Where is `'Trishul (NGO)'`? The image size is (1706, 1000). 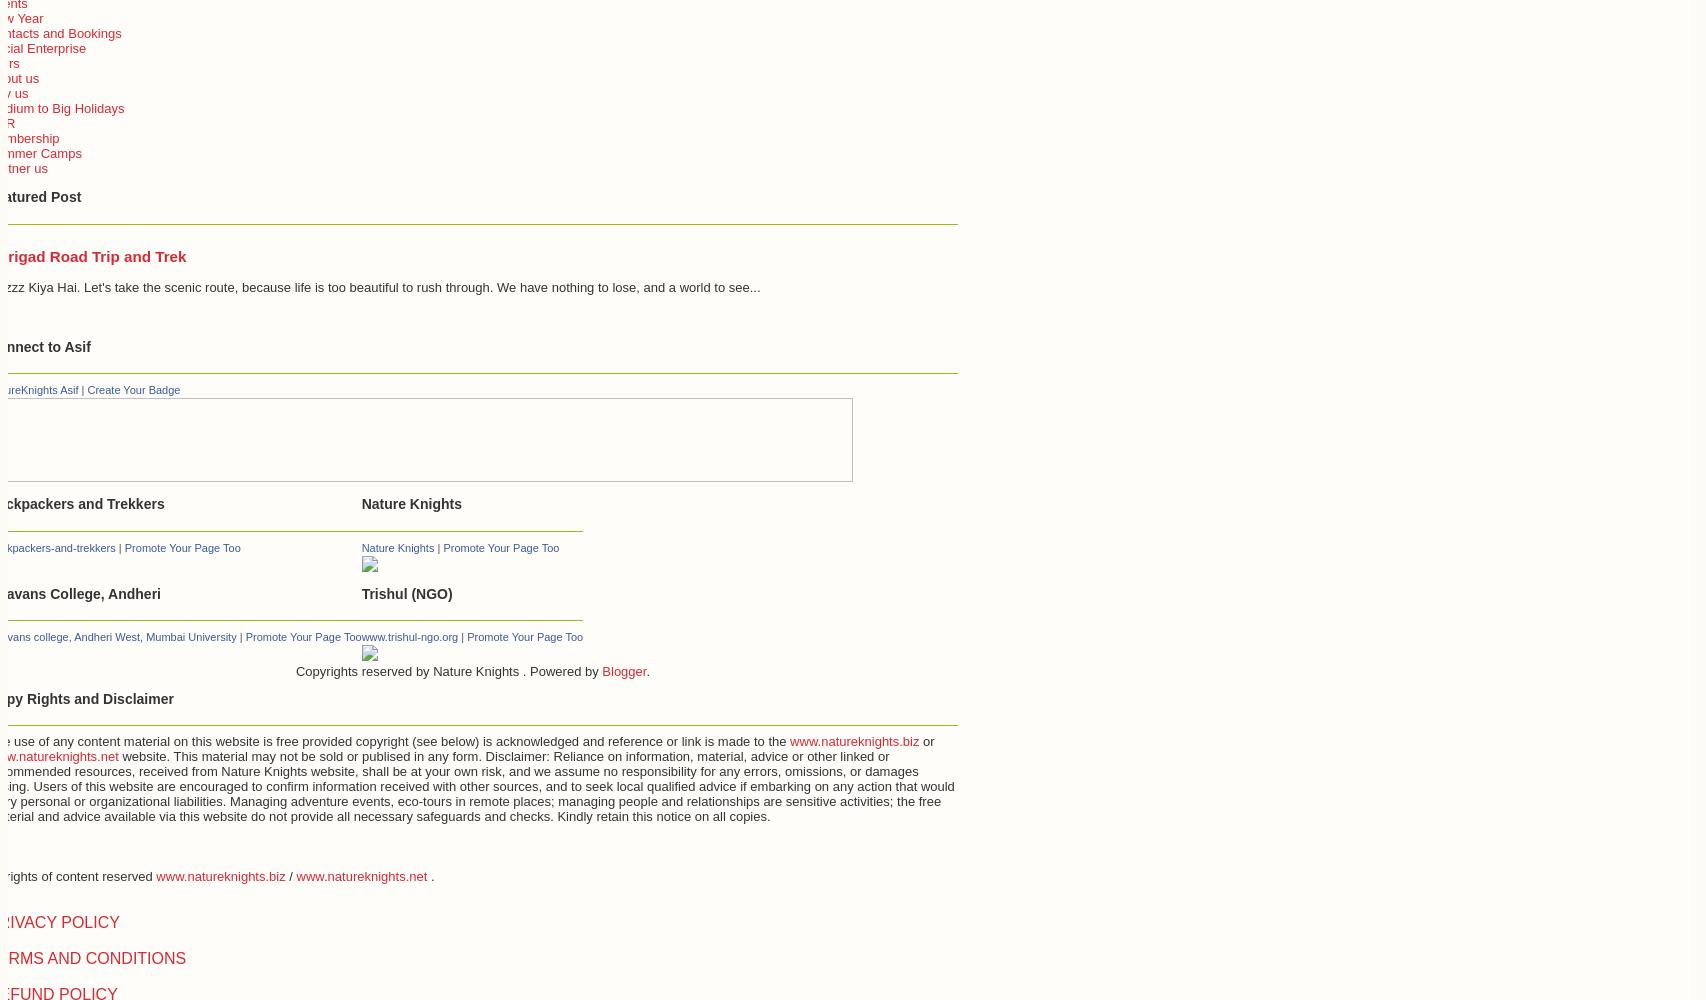 'Trishul (NGO)' is located at coordinates (406, 593).